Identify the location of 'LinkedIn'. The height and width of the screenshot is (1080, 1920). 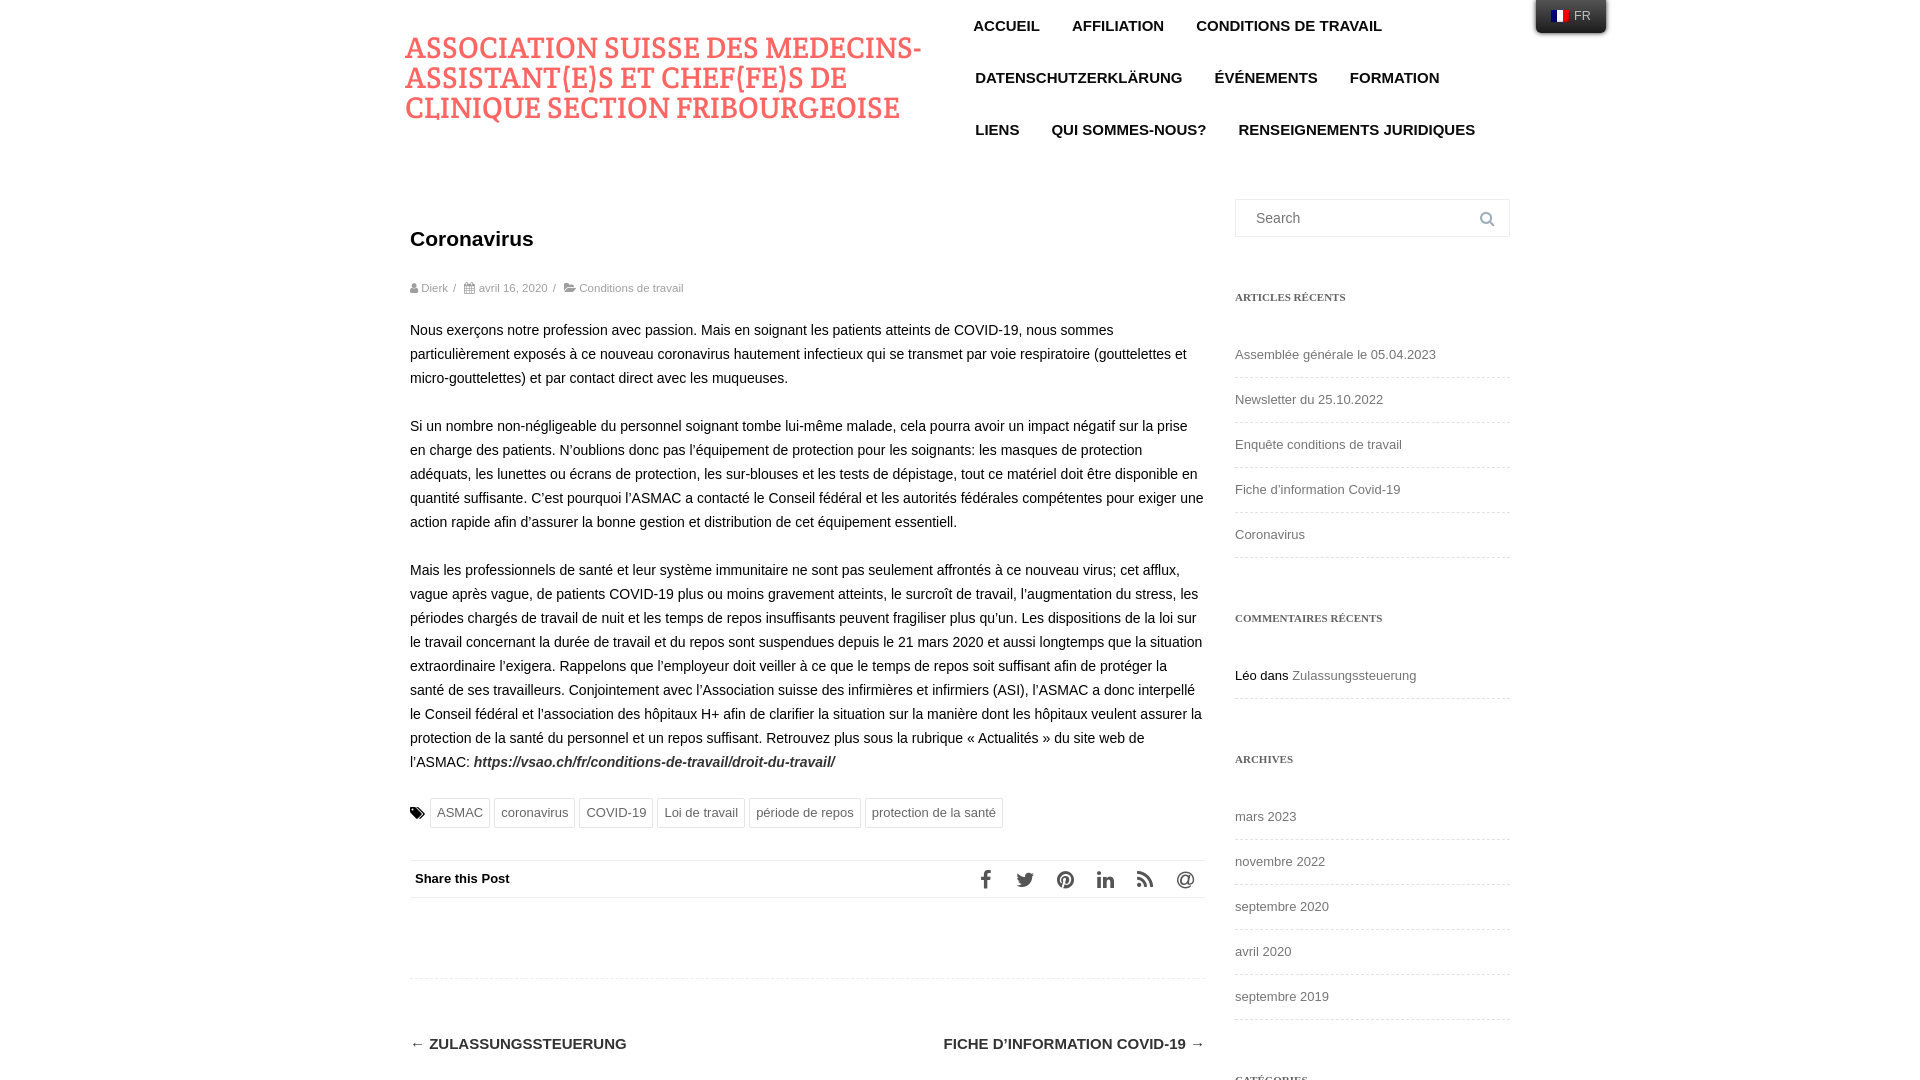
(1083, 878).